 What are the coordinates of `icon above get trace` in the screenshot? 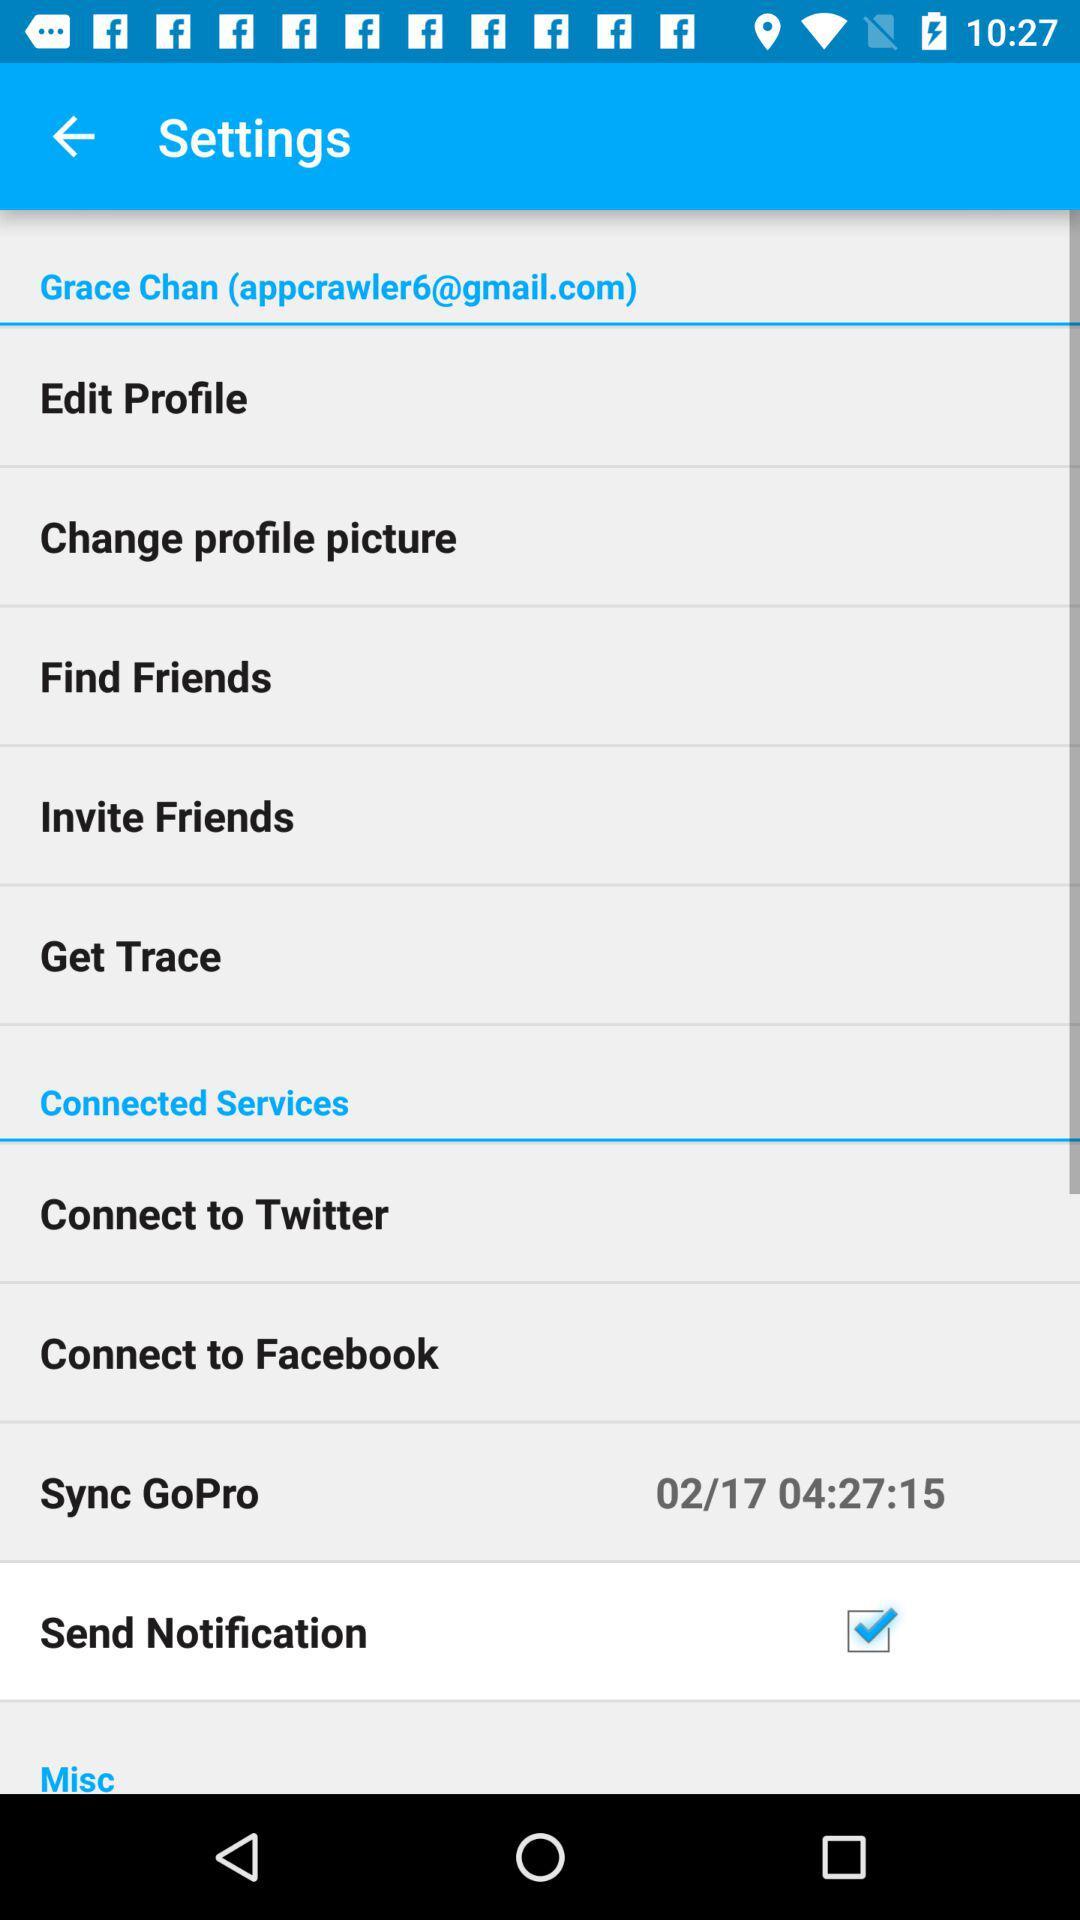 It's located at (540, 815).